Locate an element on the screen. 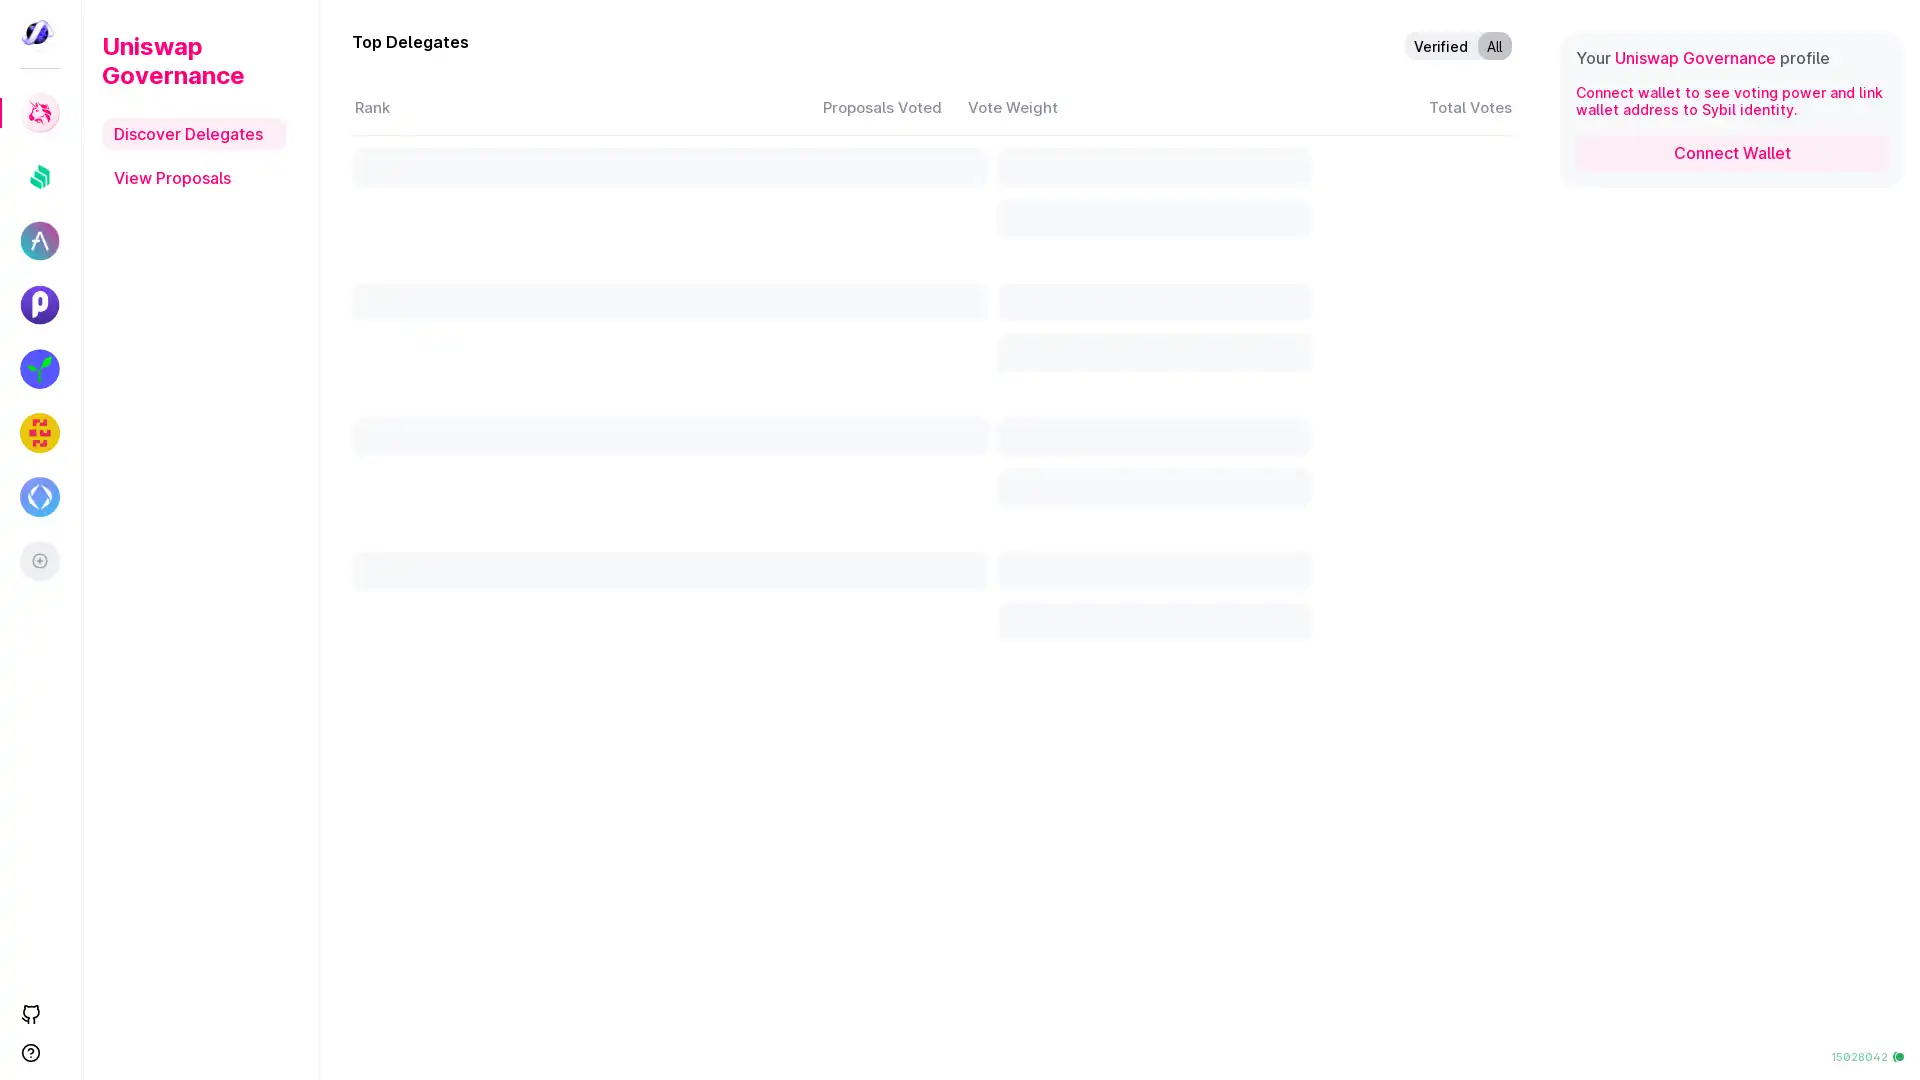 The image size is (1920, 1080). Delegate is located at coordinates (1326, 908).